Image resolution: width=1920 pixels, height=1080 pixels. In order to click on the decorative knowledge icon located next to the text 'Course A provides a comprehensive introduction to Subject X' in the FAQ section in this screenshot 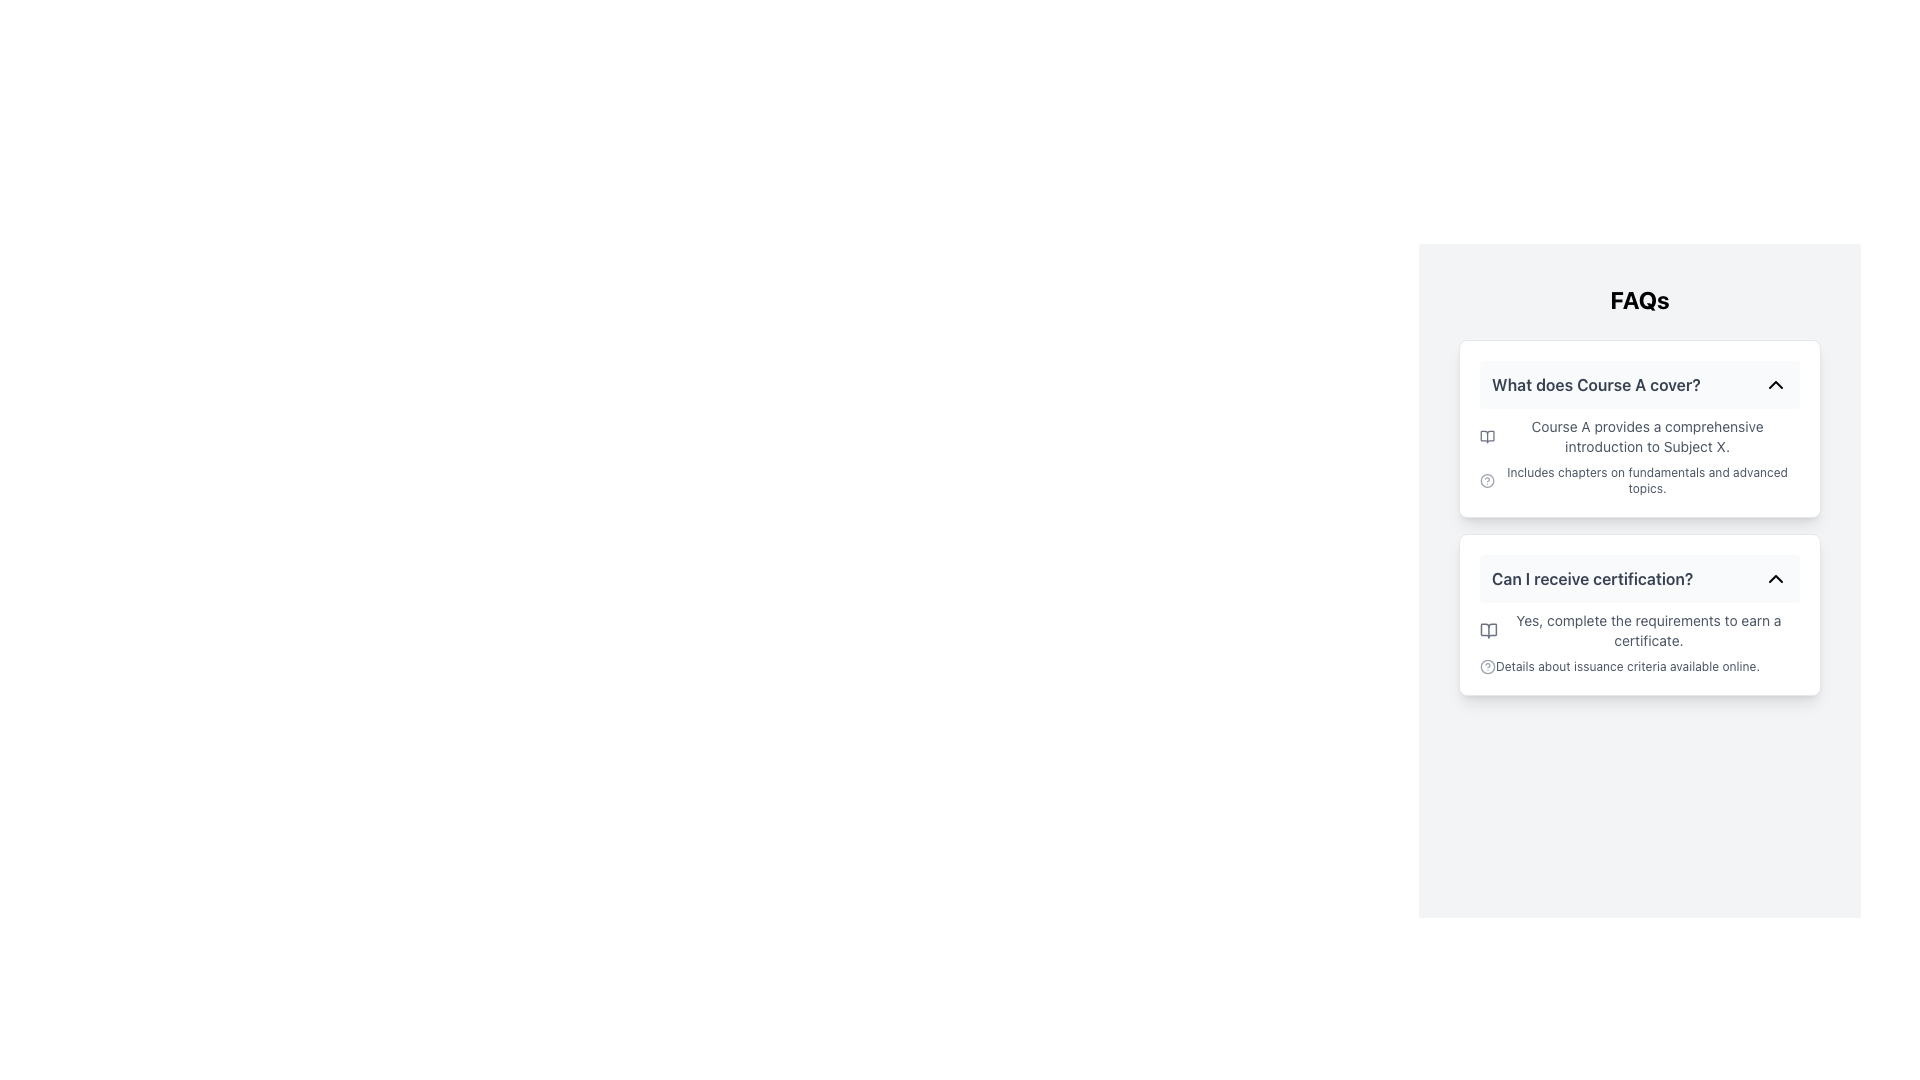, I will do `click(1487, 435)`.